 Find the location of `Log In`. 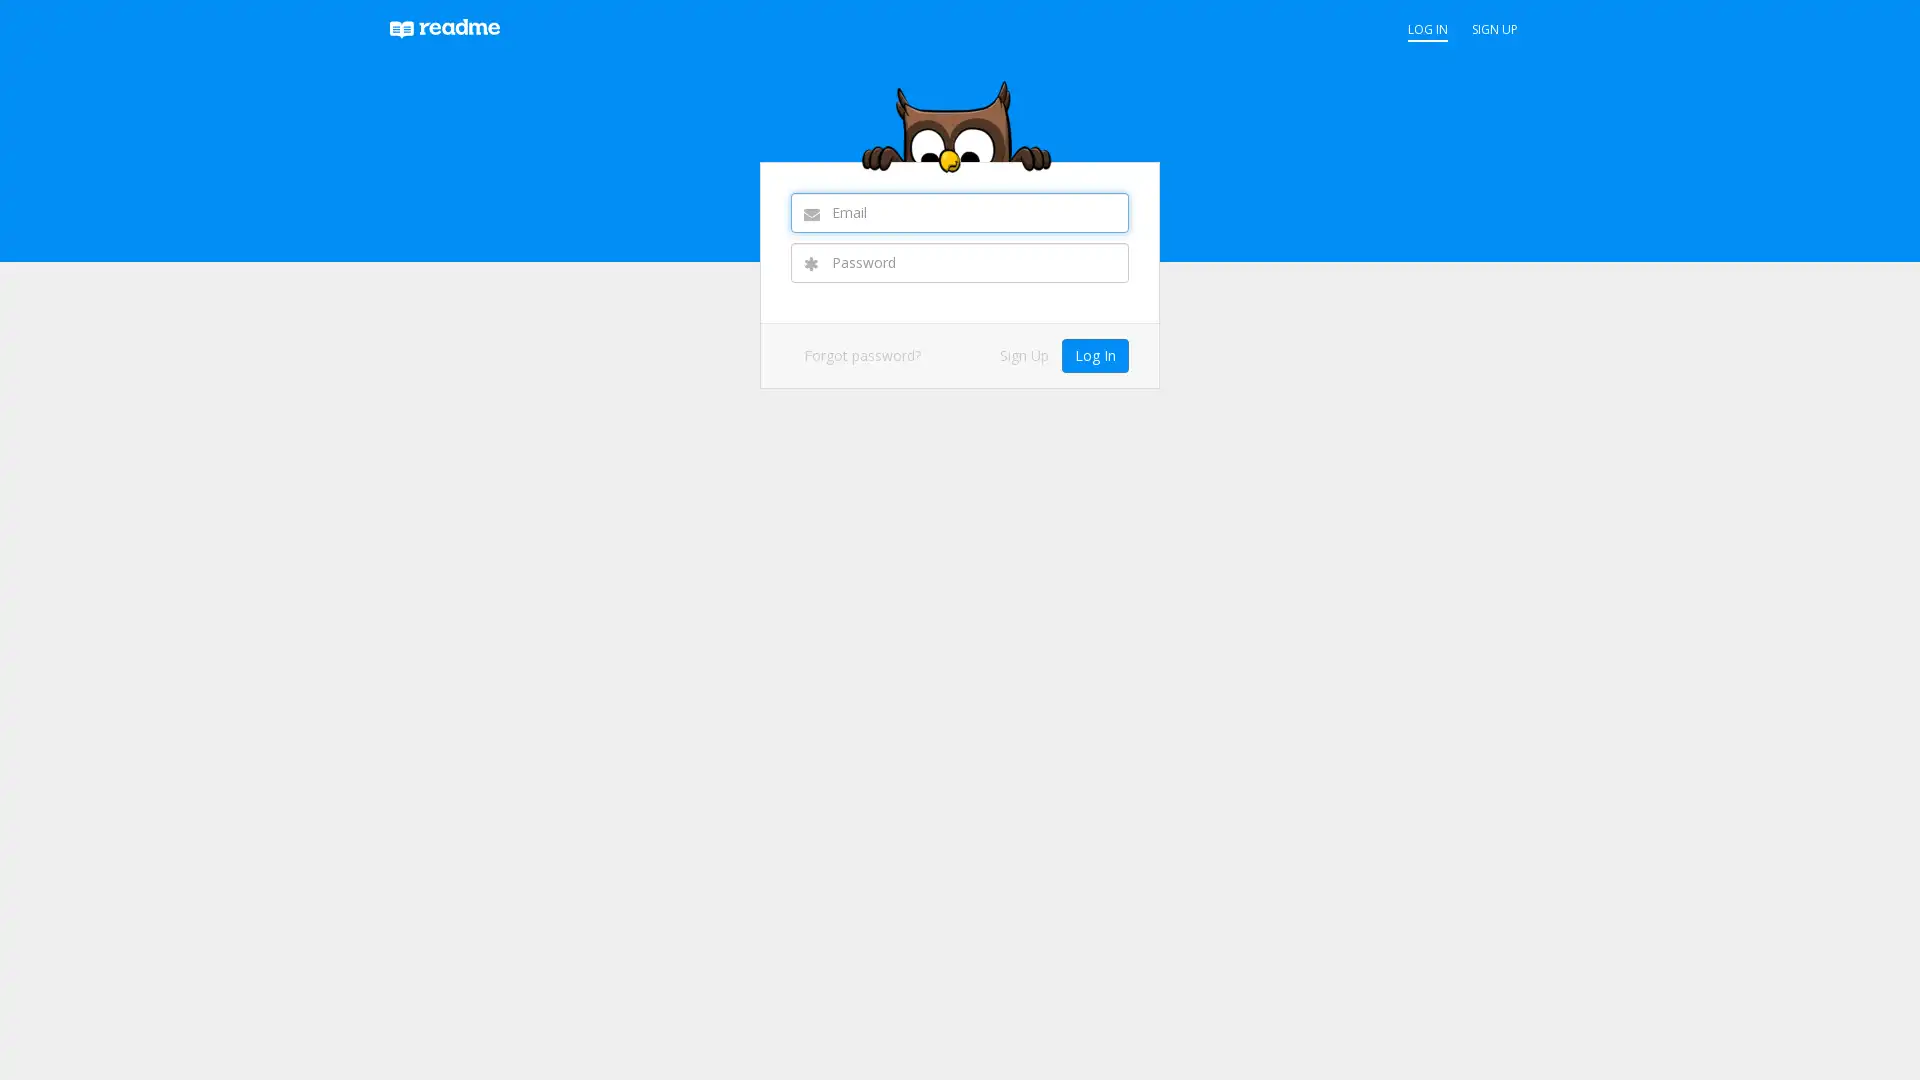

Log In is located at coordinates (1094, 354).